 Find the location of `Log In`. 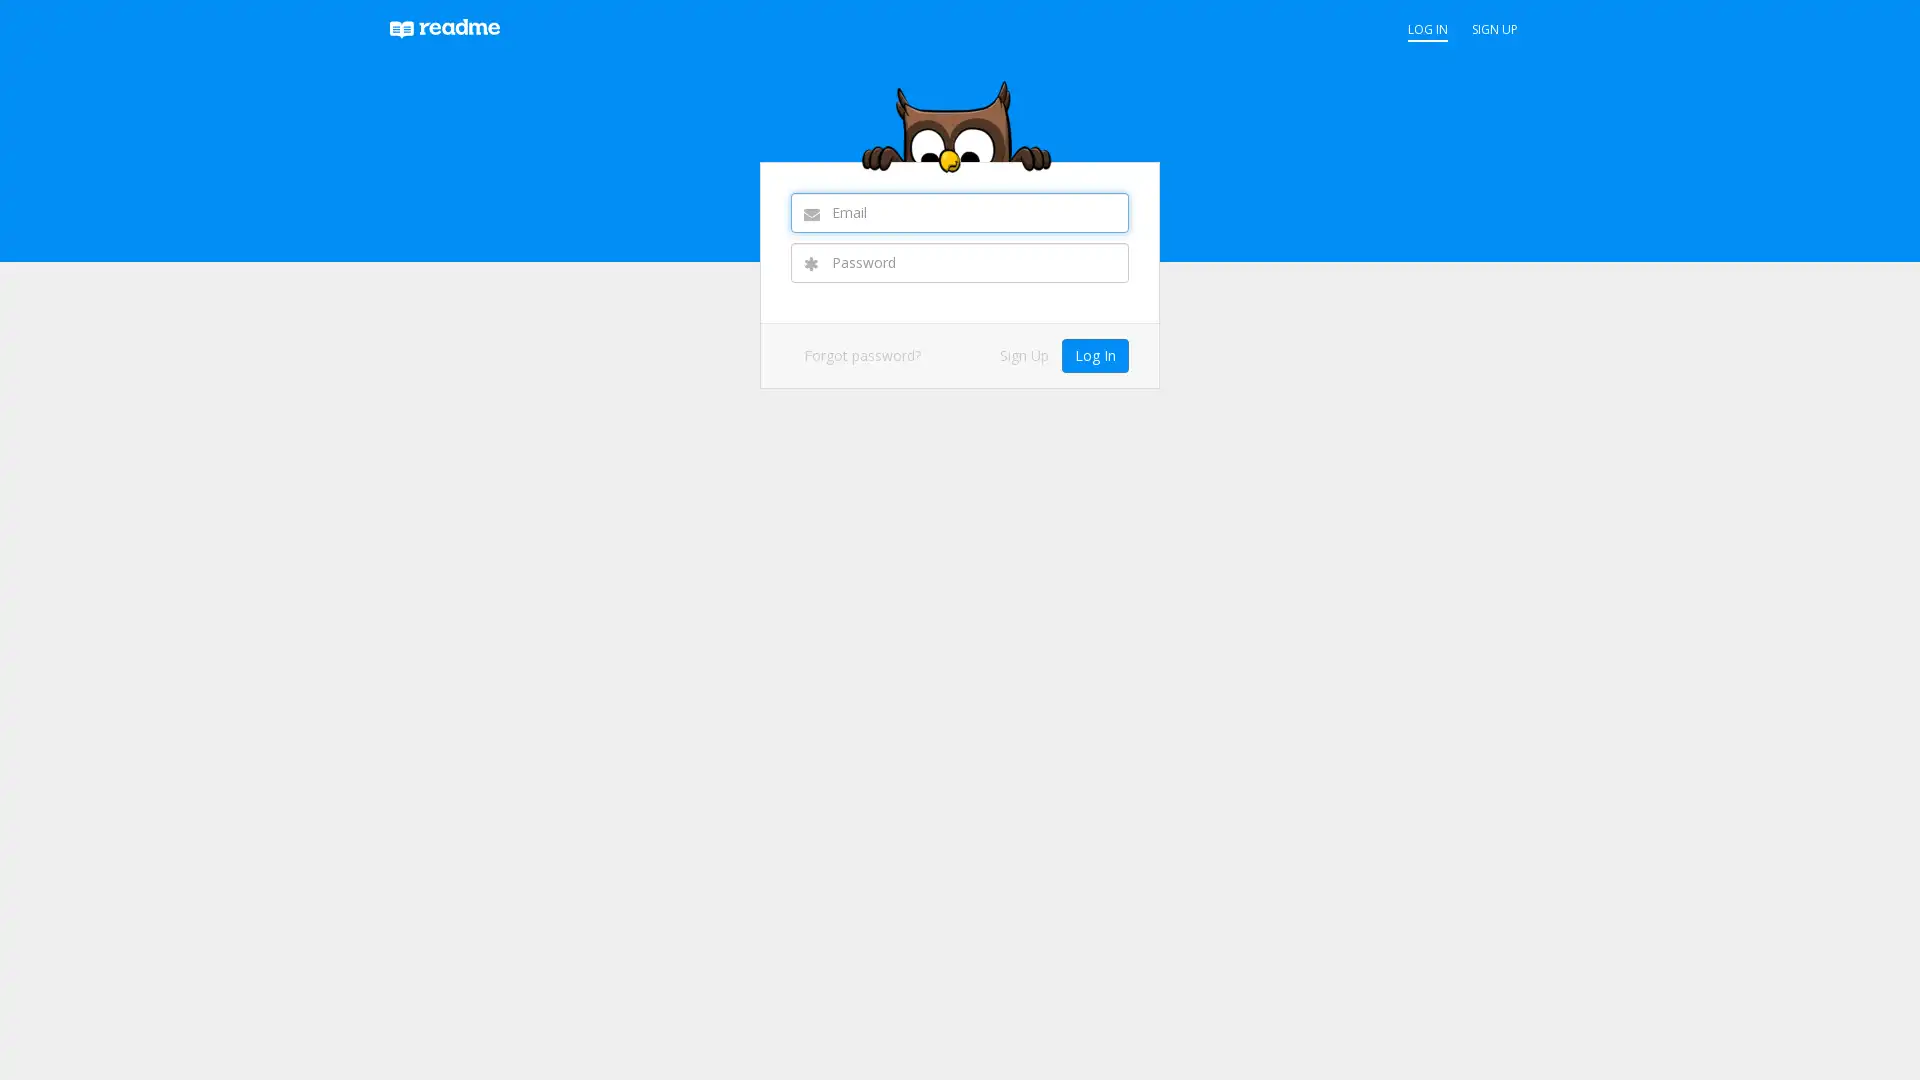

Log In is located at coordinates (1094, 354).